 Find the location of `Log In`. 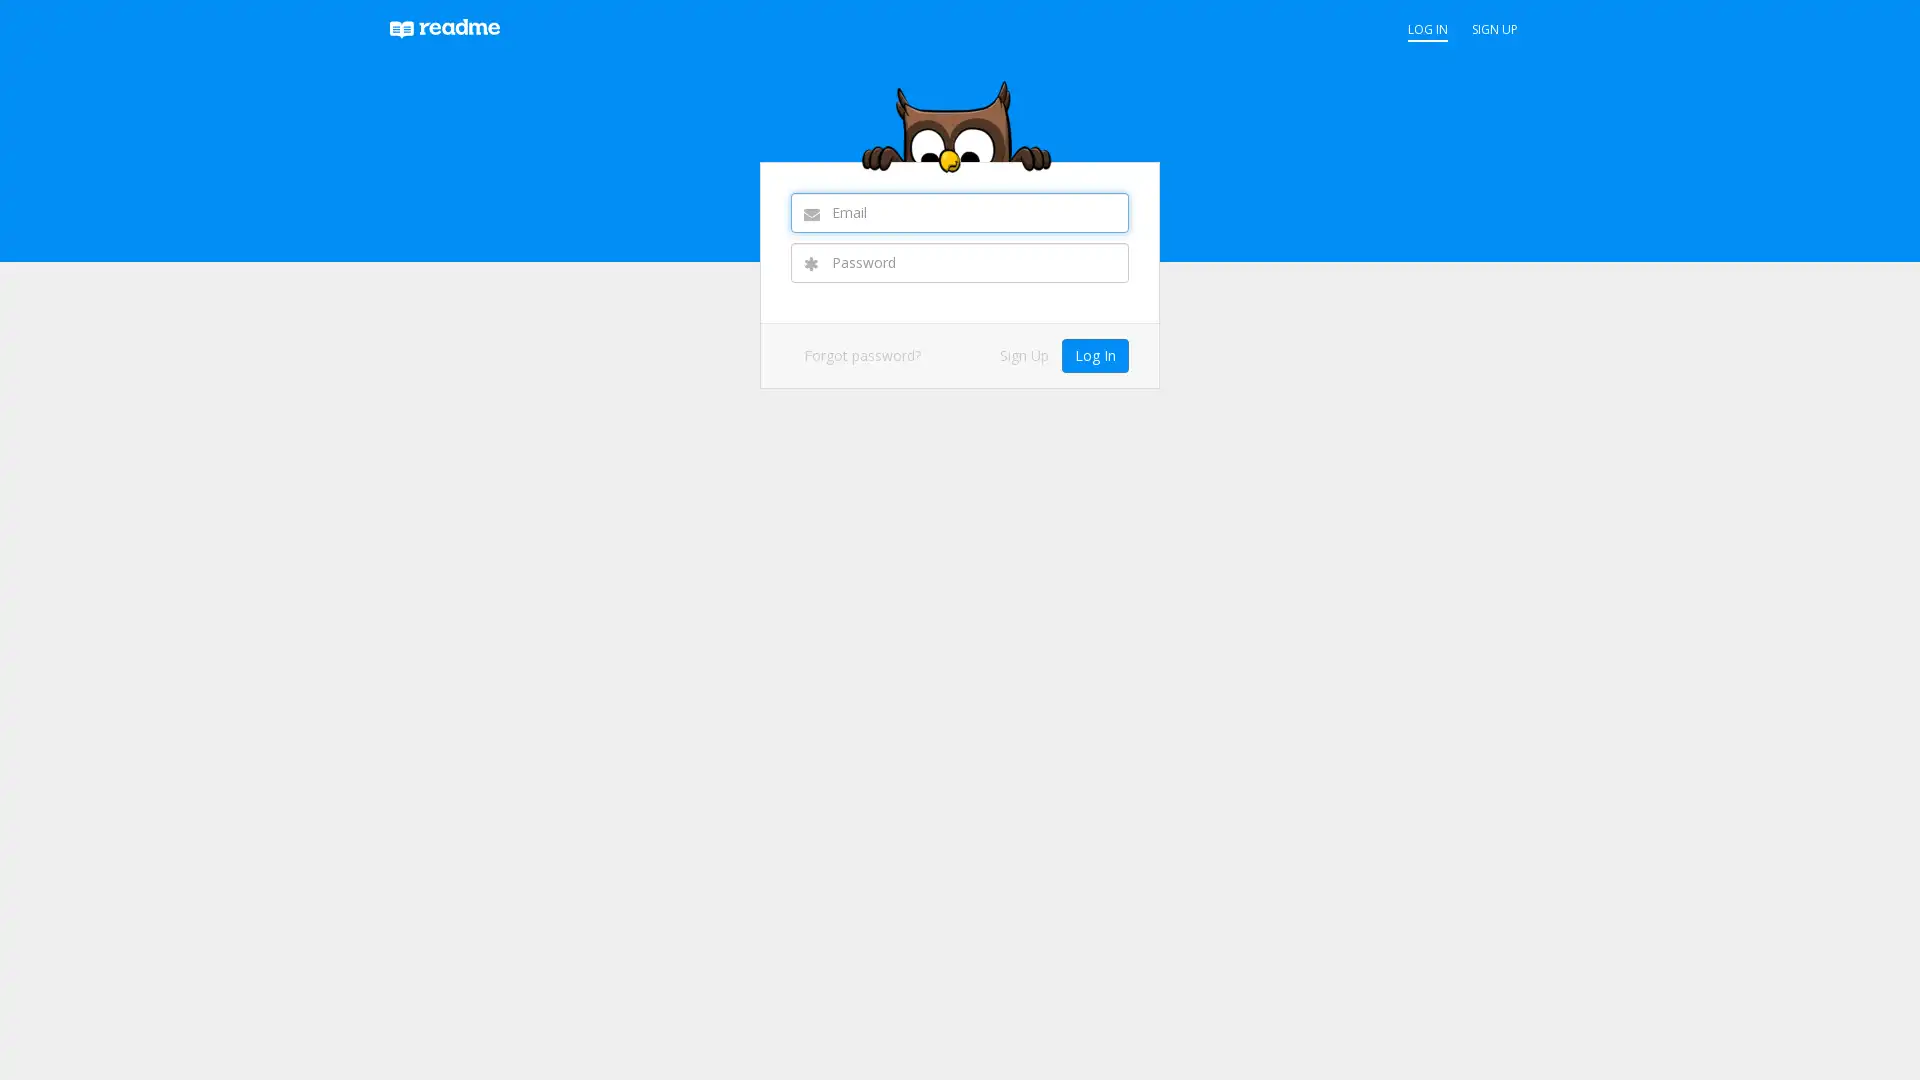

Log In is located at coordinates (1094, 354).